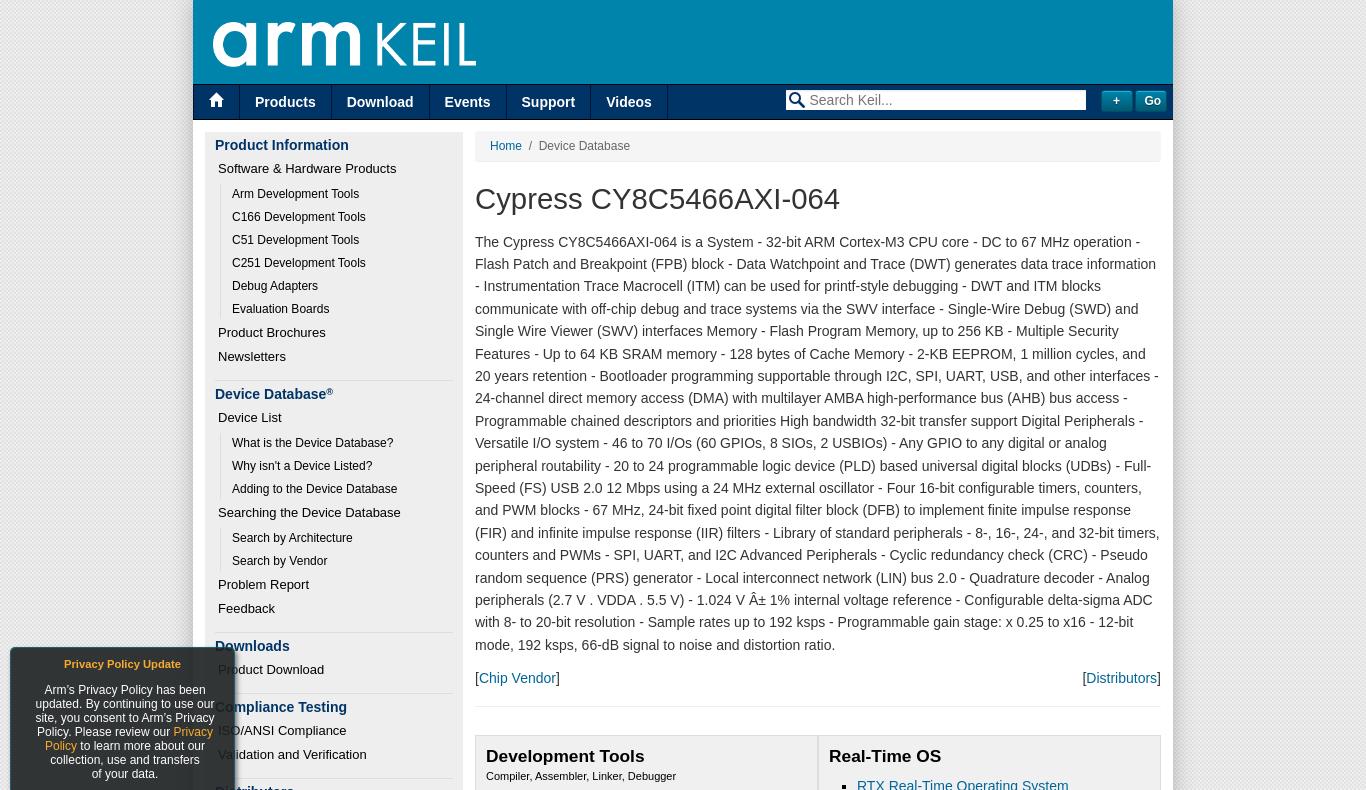 The image size is (1366, 790). I want to click on 'C251 Development Tools', so click(298, 262).